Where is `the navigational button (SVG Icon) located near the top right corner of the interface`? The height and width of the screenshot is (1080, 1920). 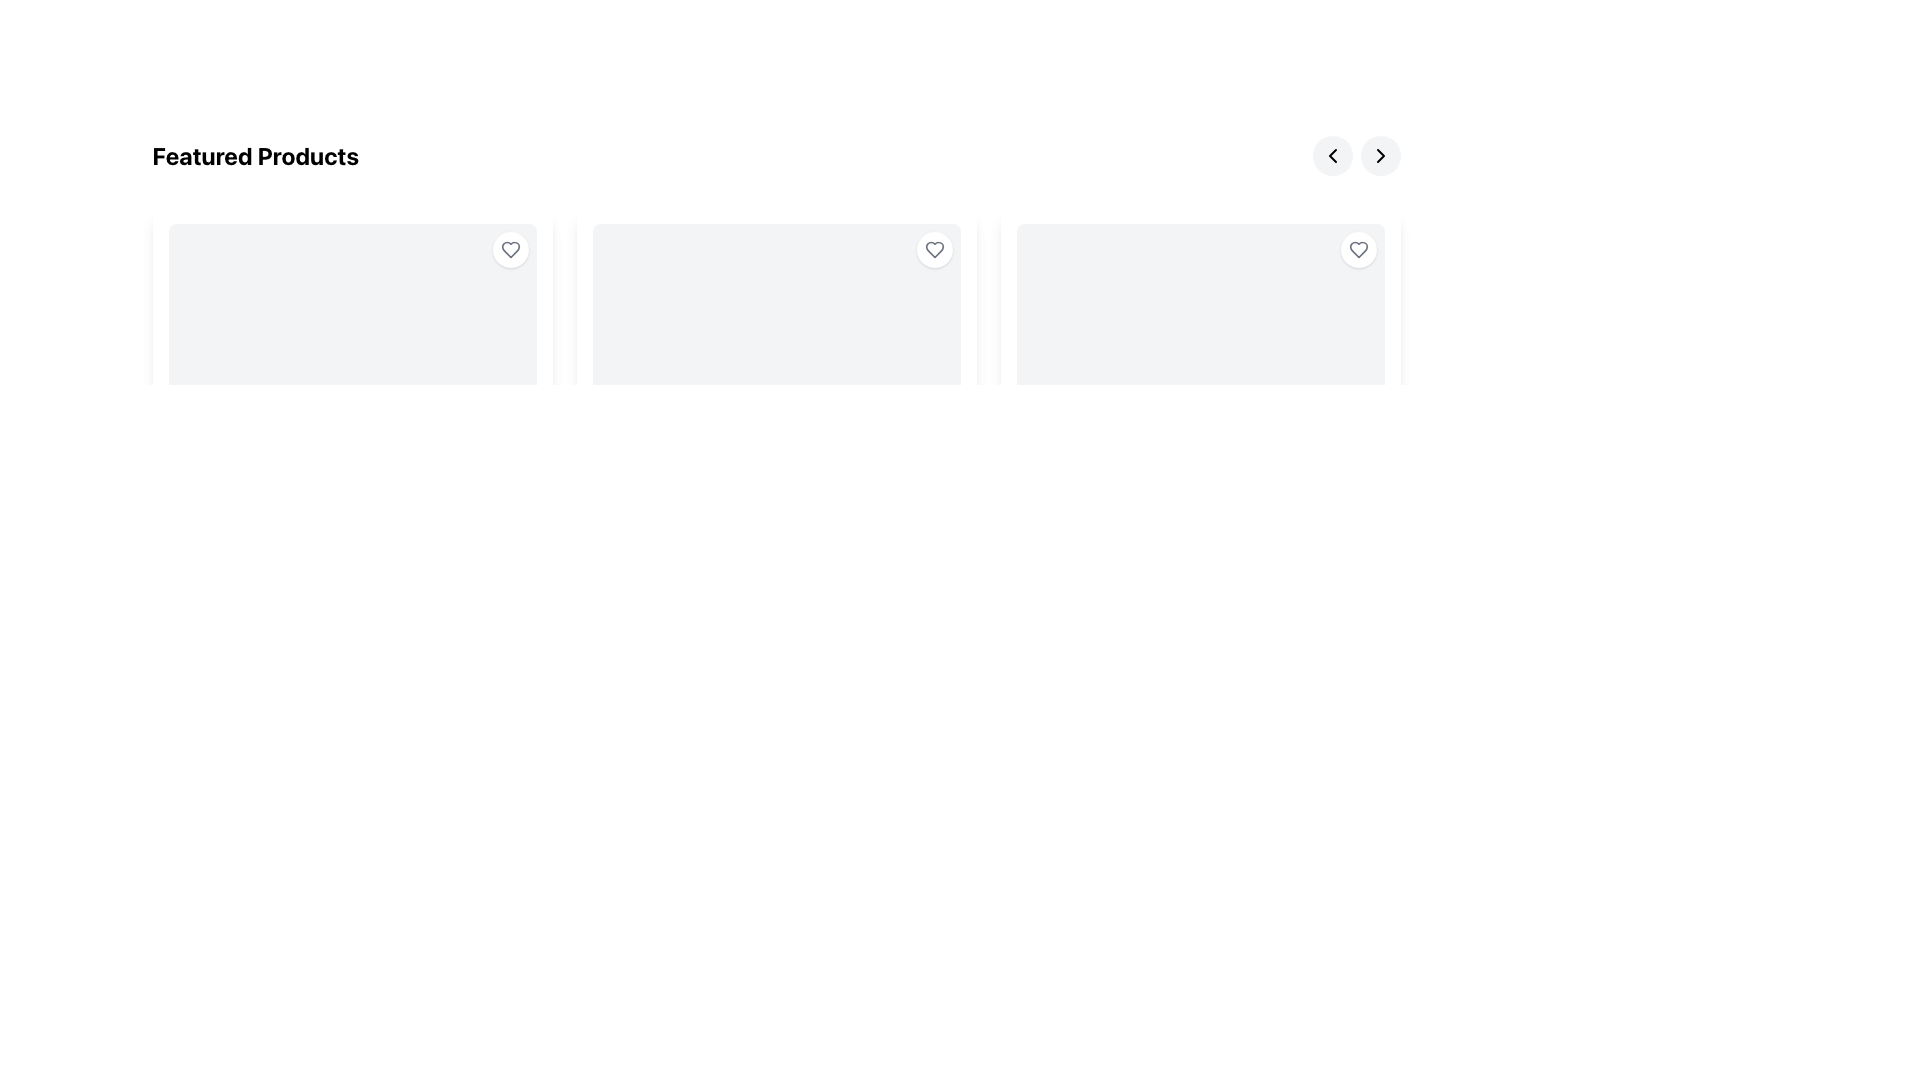 the navigational button (SVG Icon) located near the top right corner of the interface is located at coordinates (1332, 154).